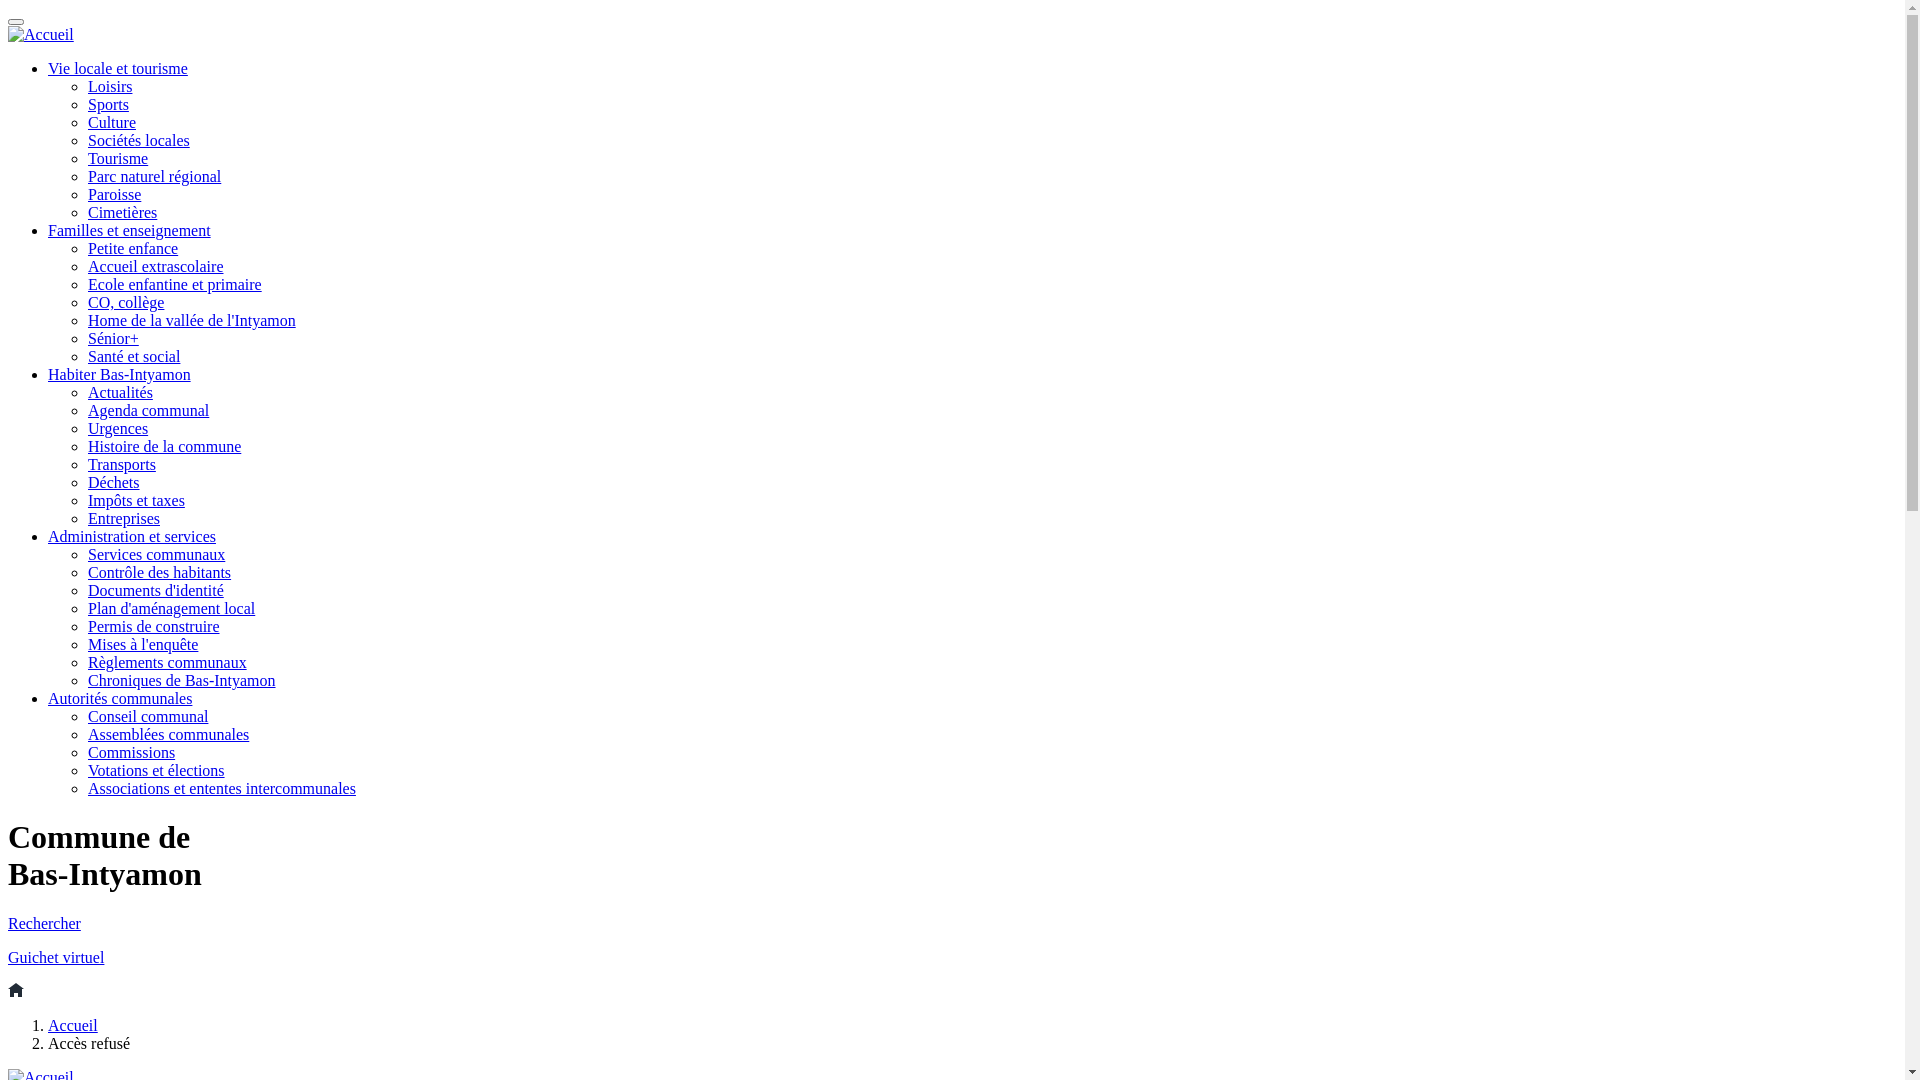  What do you see at coordinates (8, 923) in the screenshot?
I see `'Rechercher'` at bounding box center [8, 923].